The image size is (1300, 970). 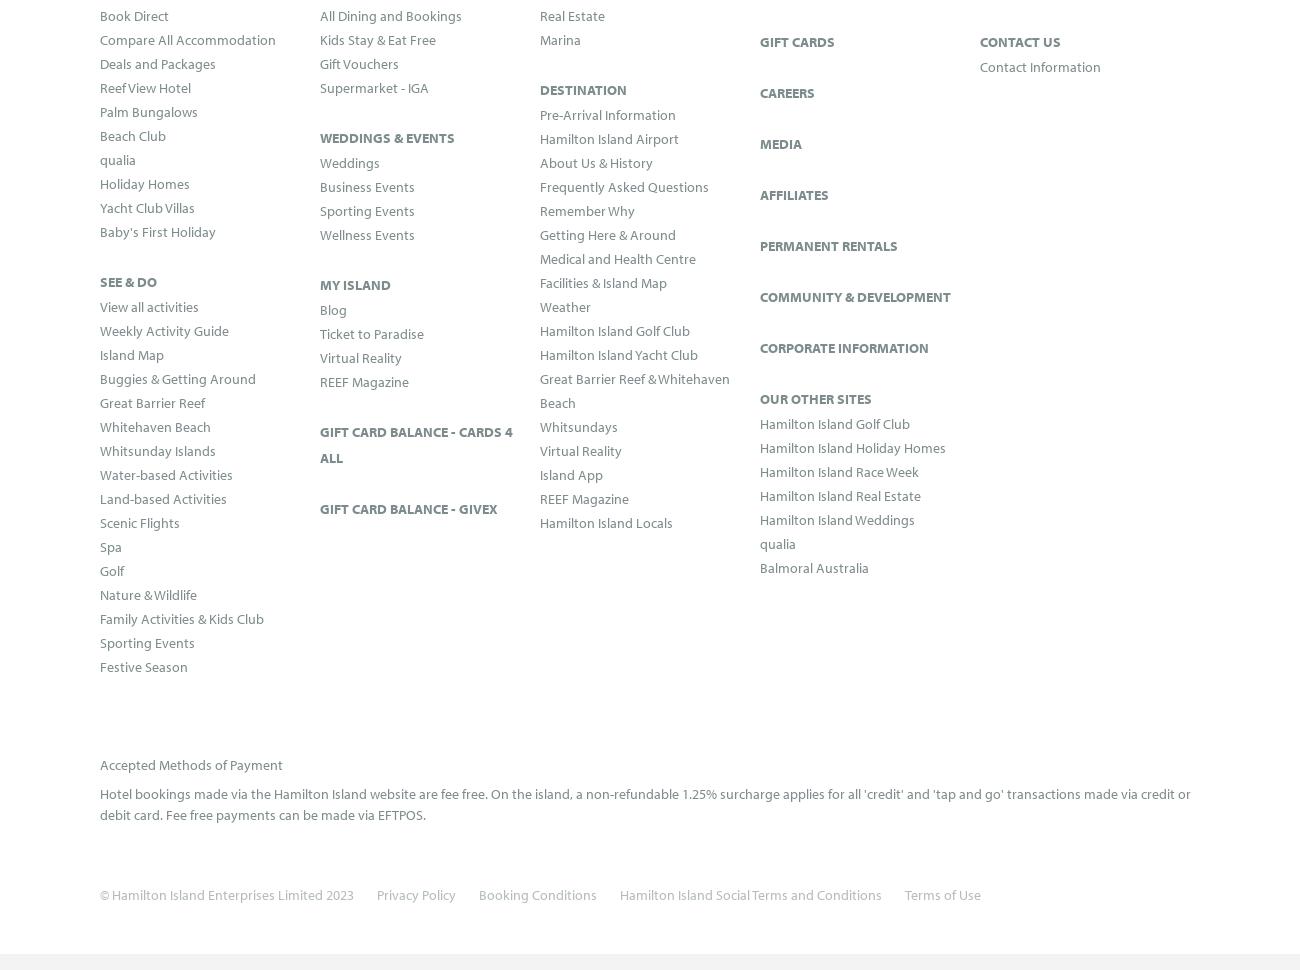 I want to click on 'Island App', so click(x=570, y=473).